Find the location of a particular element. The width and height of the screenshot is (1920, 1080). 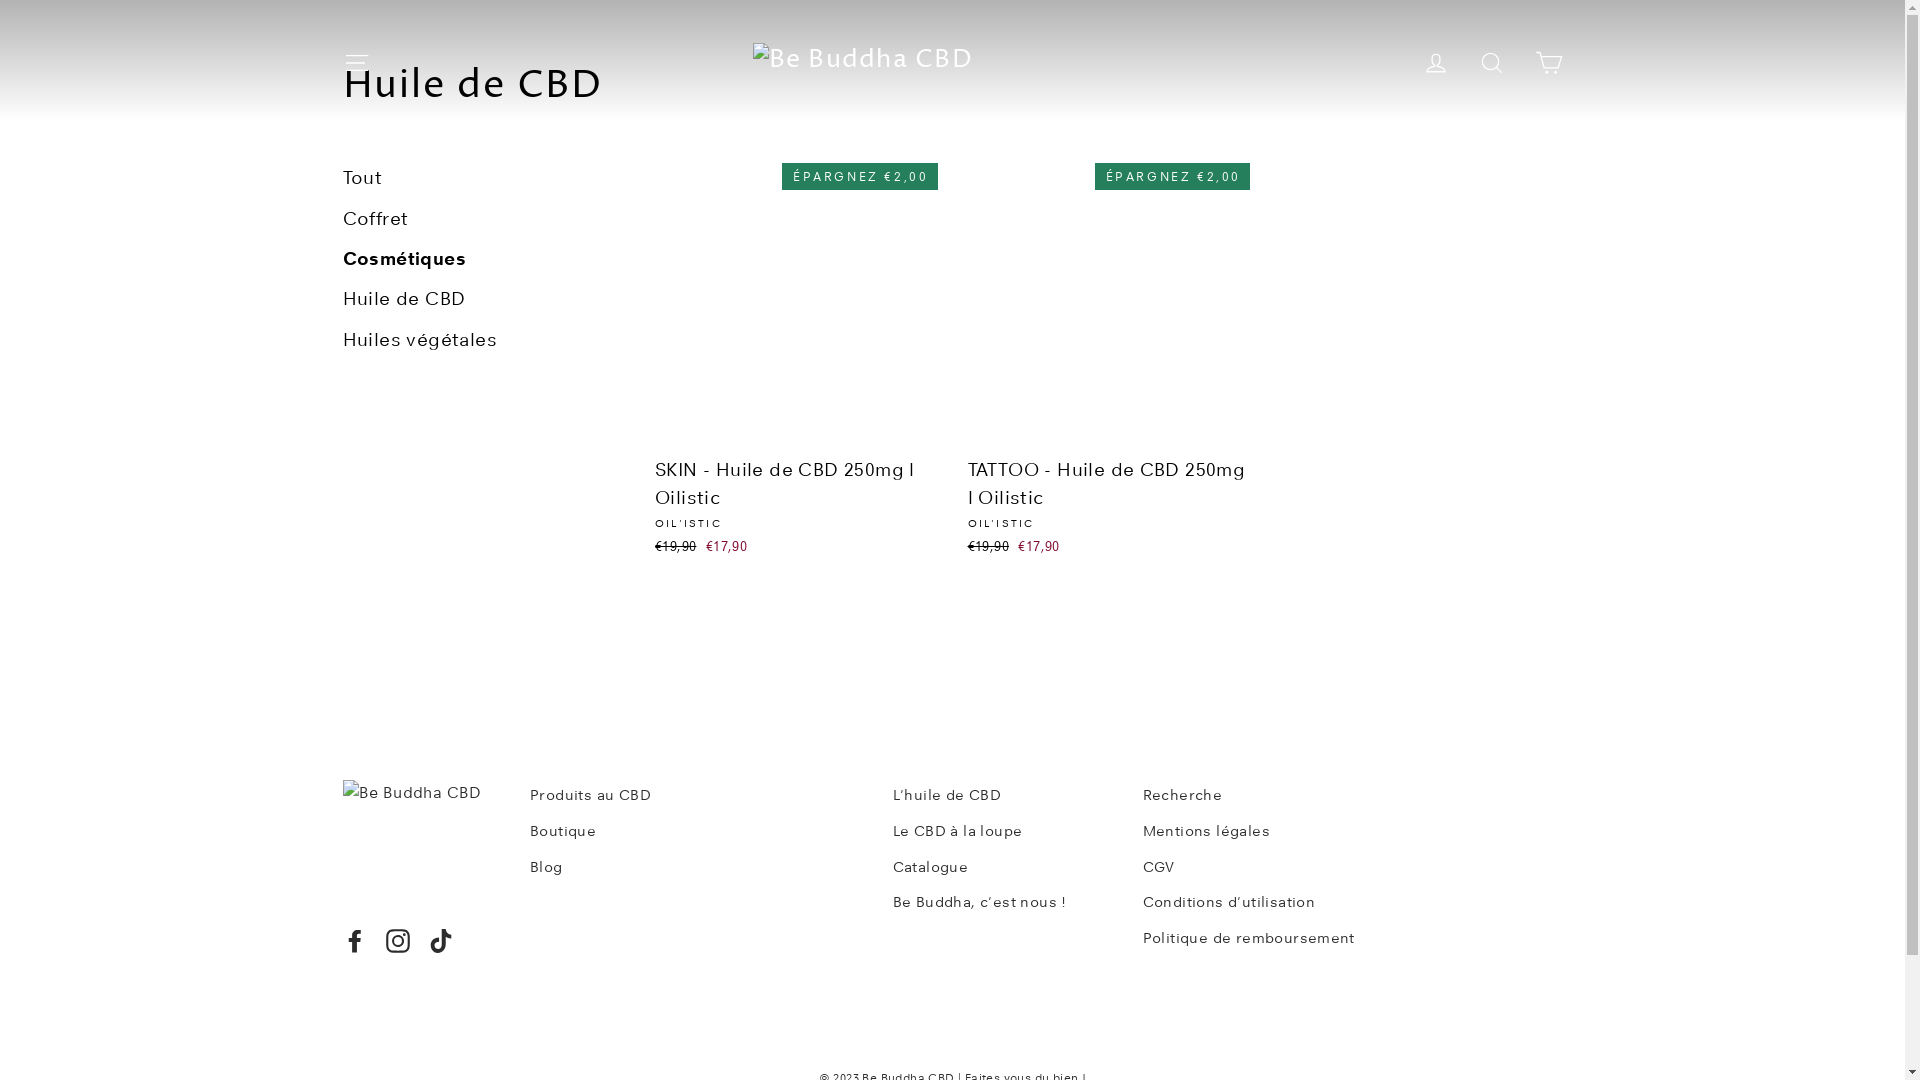

'Se connecter' is located at coordinates (1434, 59).